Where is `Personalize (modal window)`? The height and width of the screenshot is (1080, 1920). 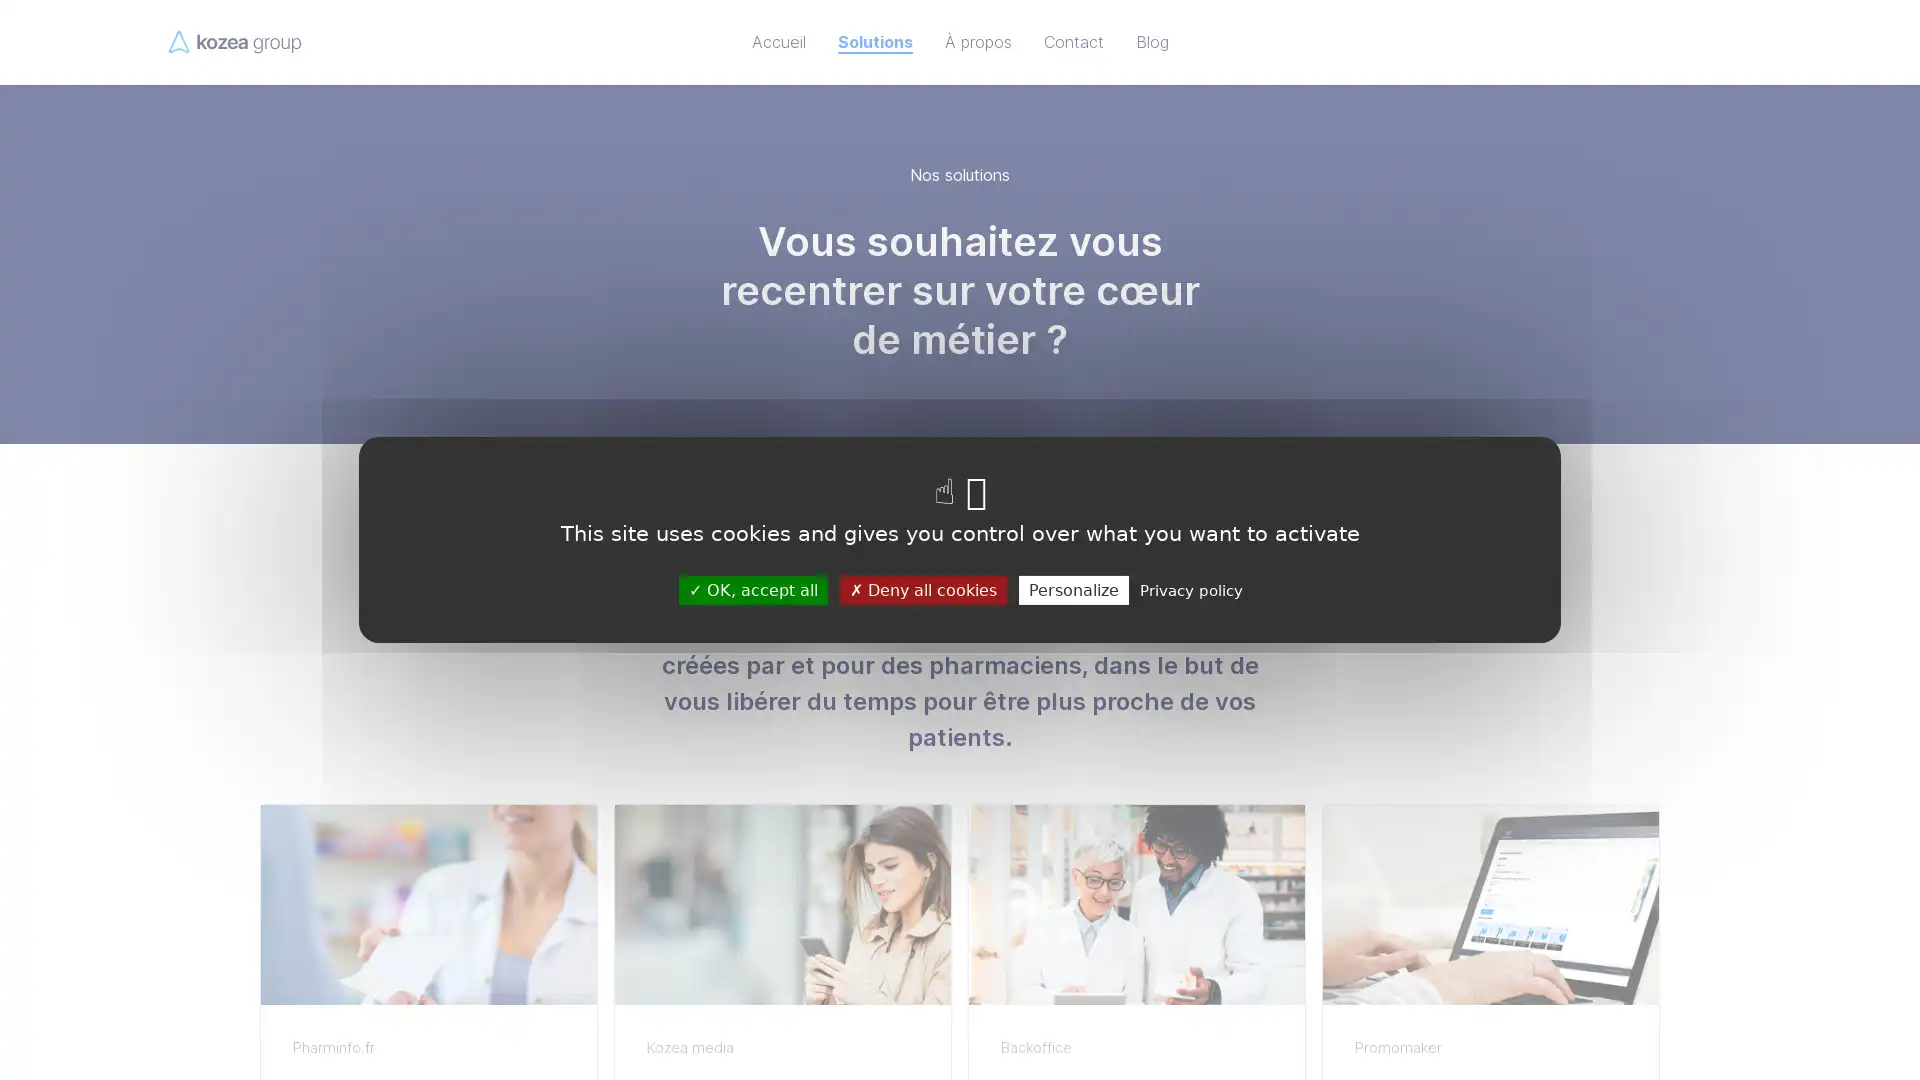
Personalize (modal window) is located at coordinates (1072, 589).